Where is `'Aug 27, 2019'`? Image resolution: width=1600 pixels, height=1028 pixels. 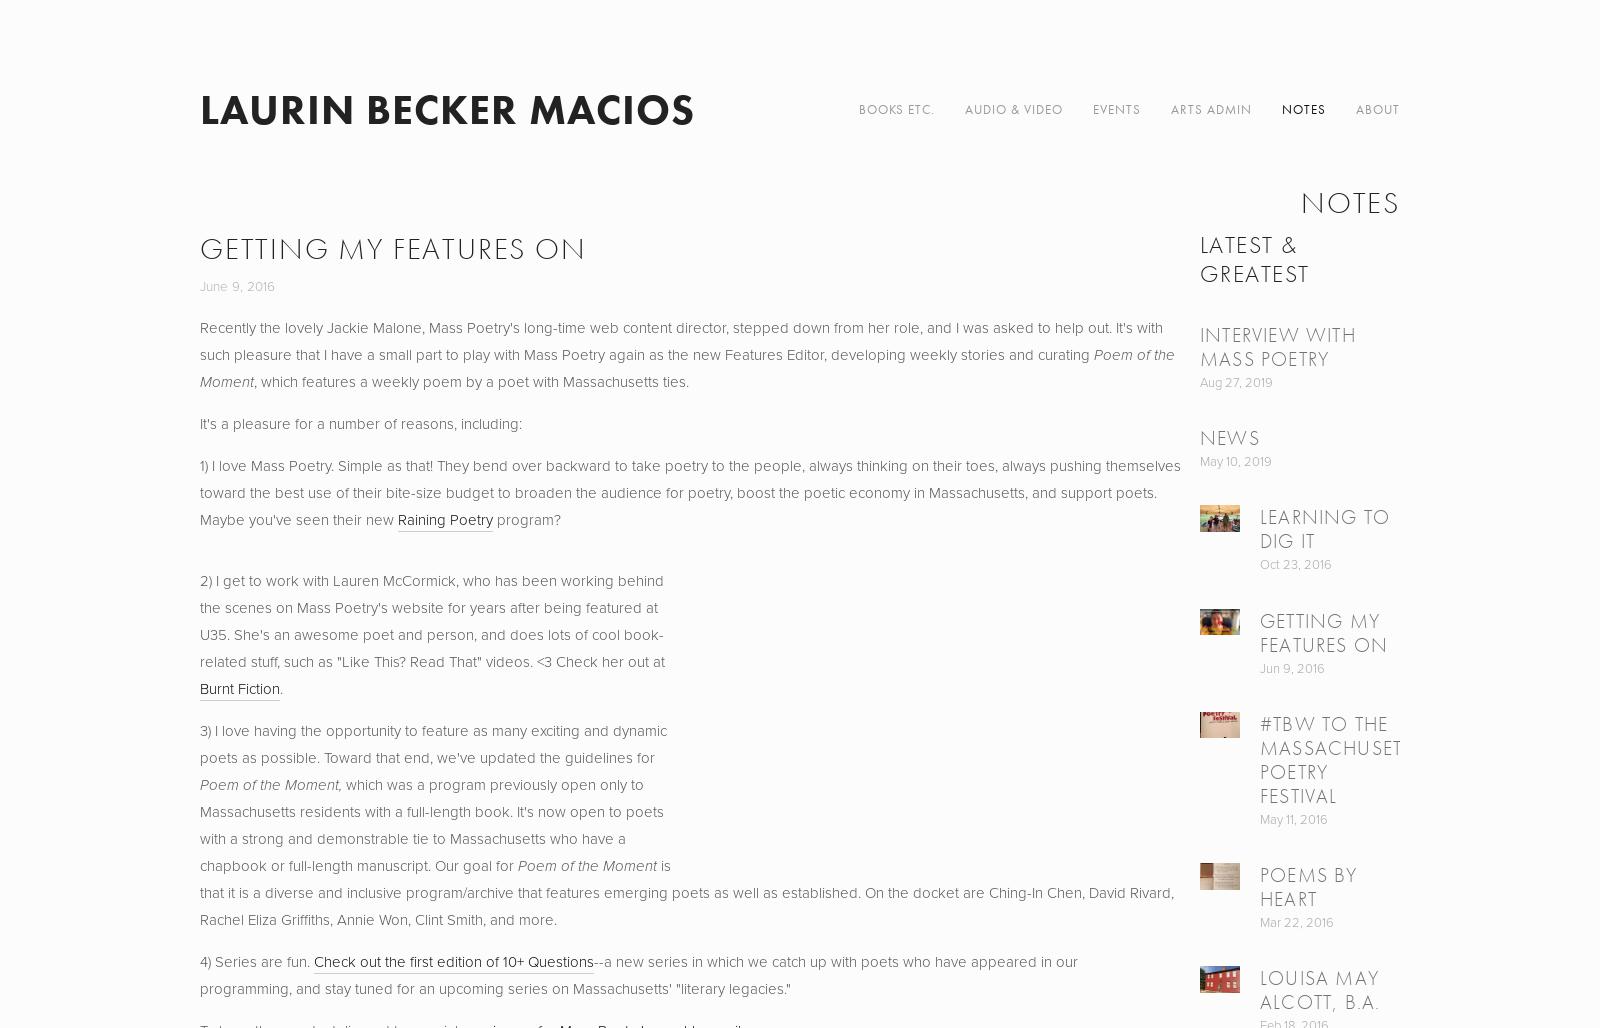 'Aug 27, 2019' is located at coordinates (1235, 380).